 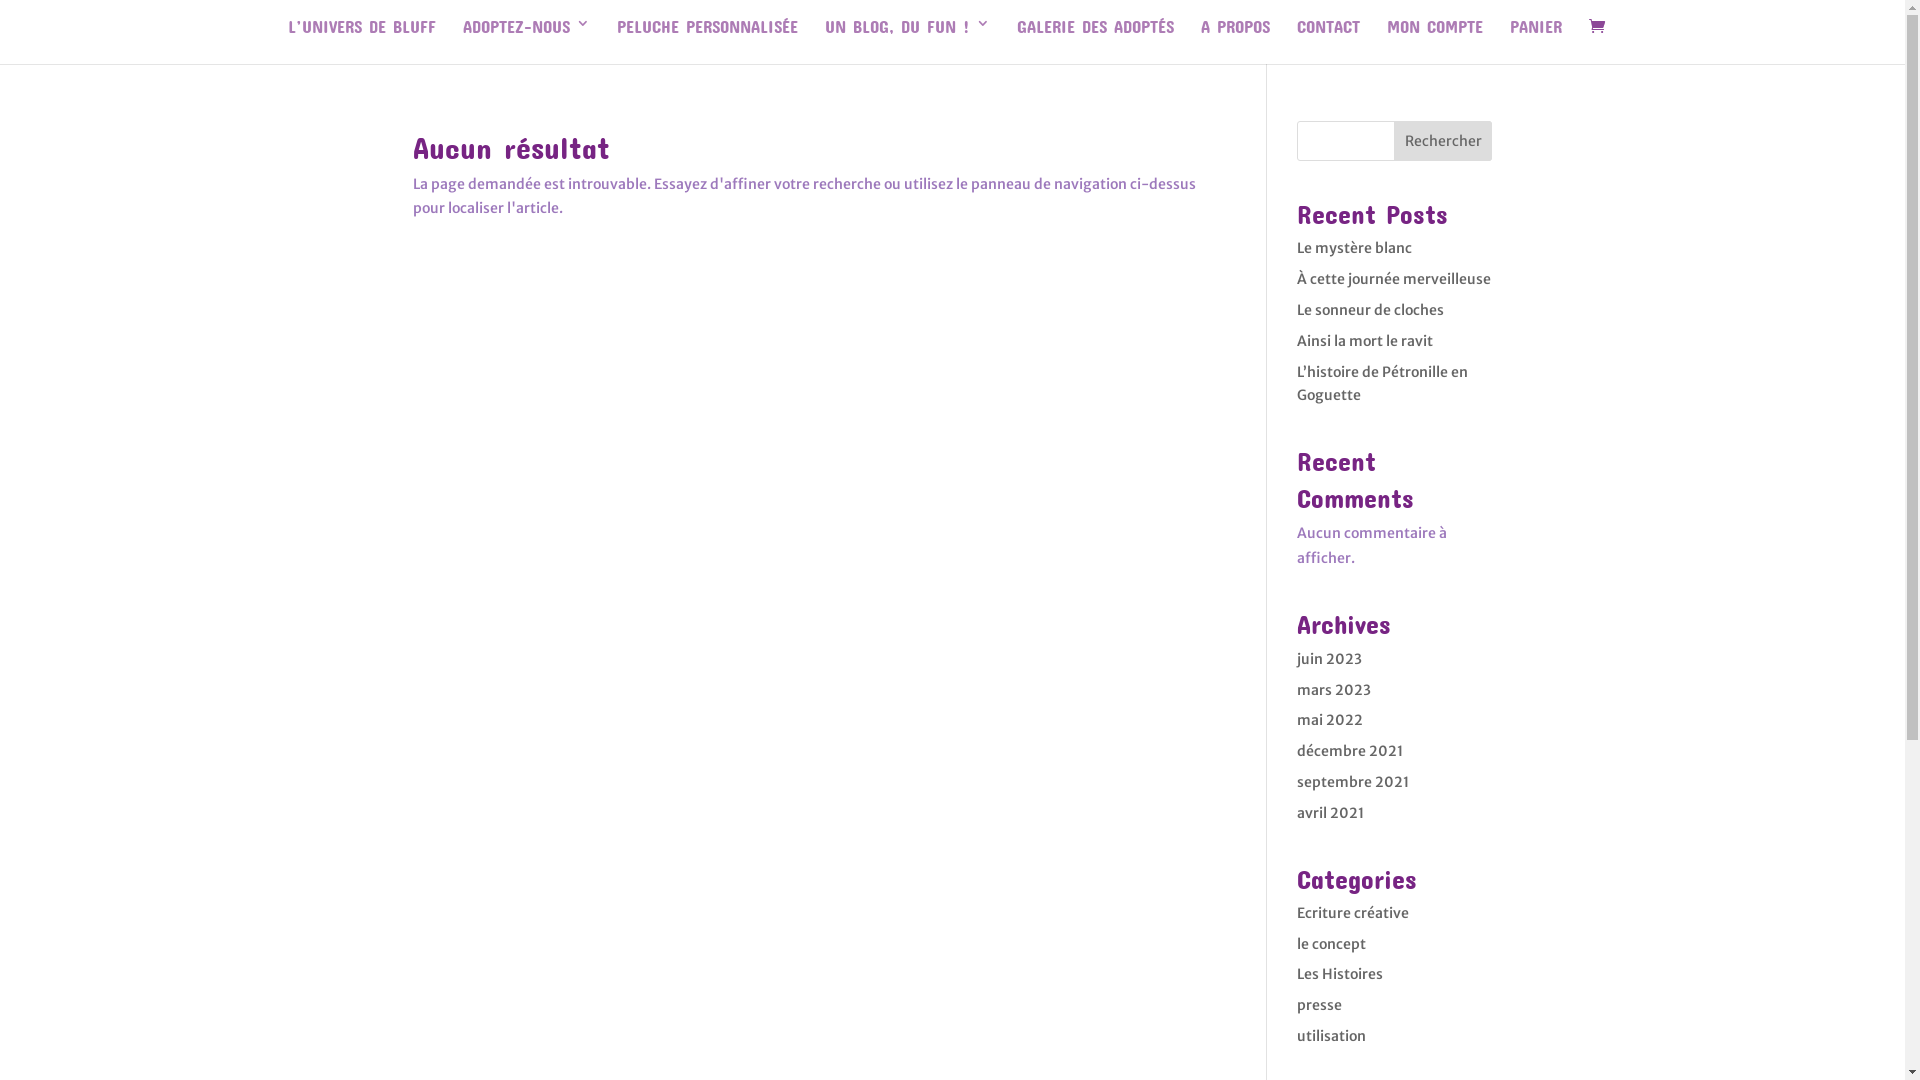 What do you see at coordinates (1535, 39) in the screenshot?
I see `'PANIER'` at bounding box center [1535, 39].